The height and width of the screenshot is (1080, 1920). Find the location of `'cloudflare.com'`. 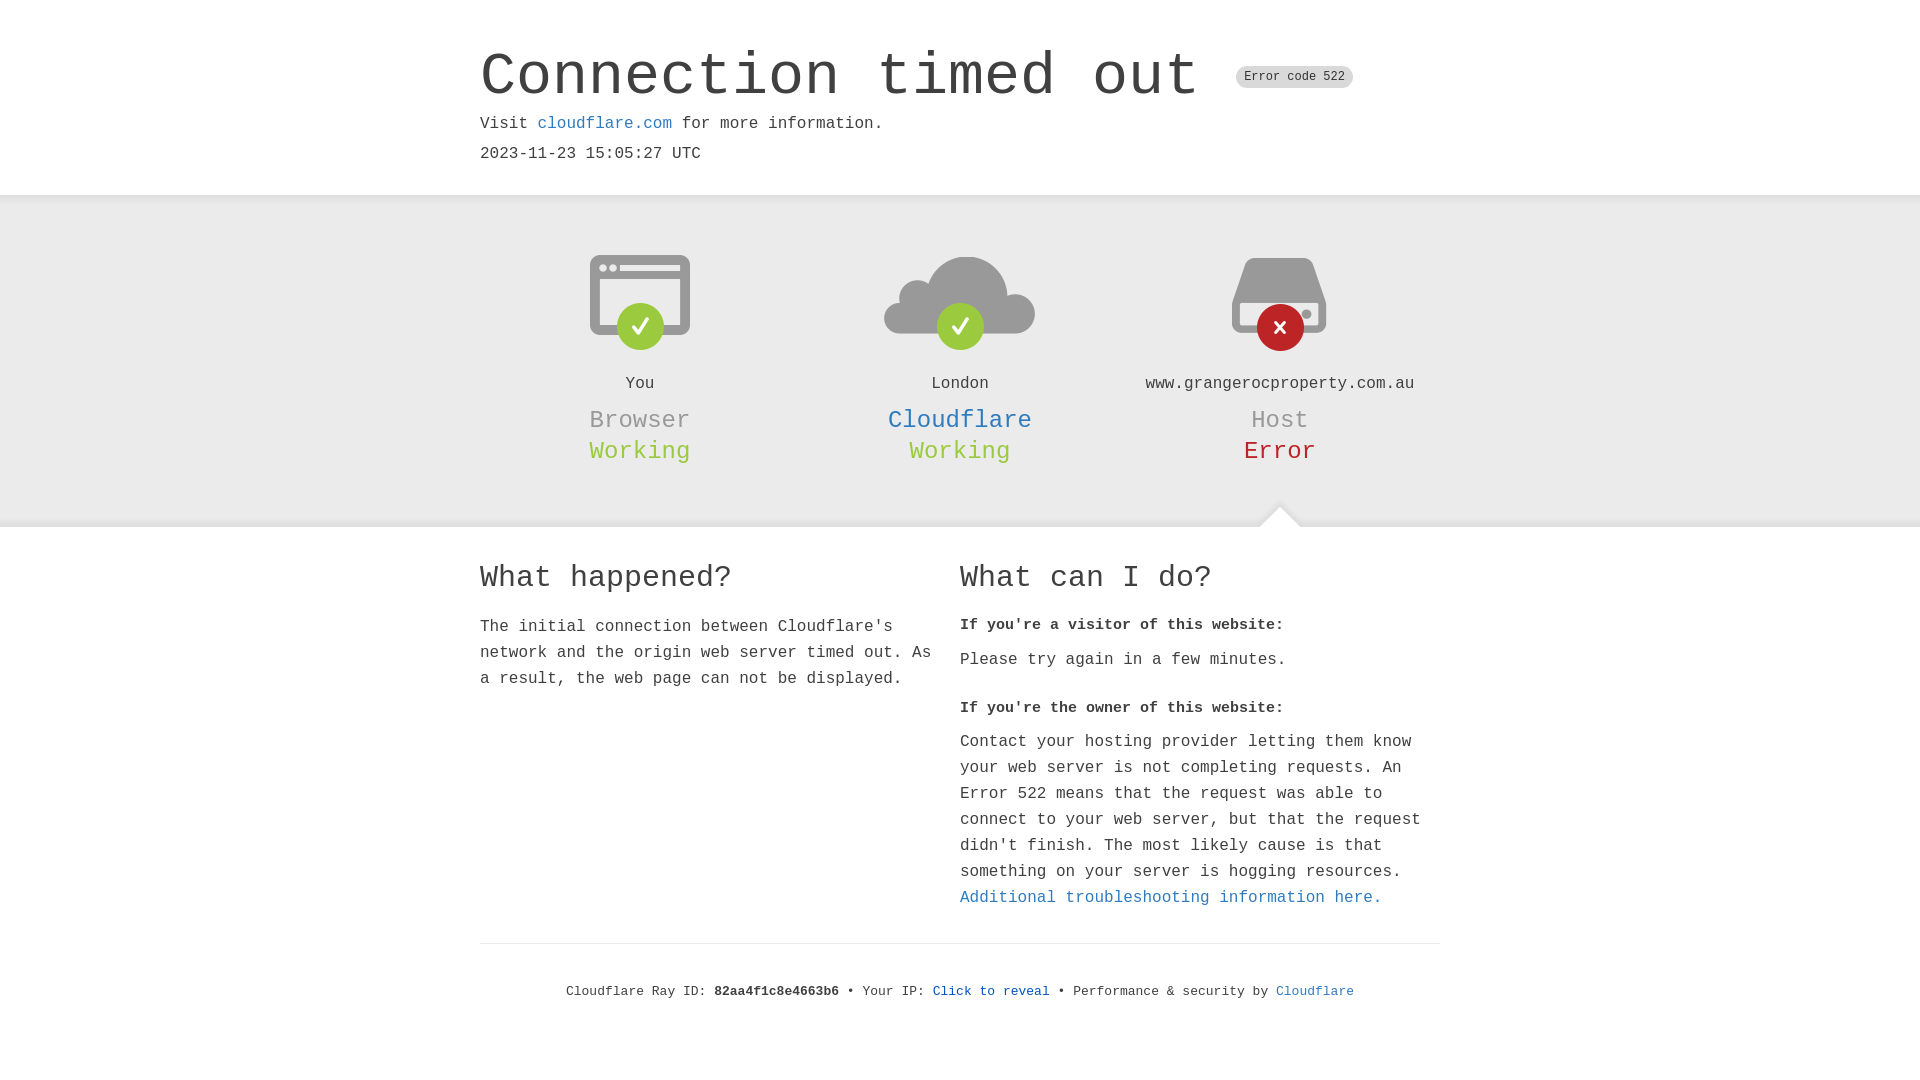

'cloudflare.com' is located at coordinates (603, 123).